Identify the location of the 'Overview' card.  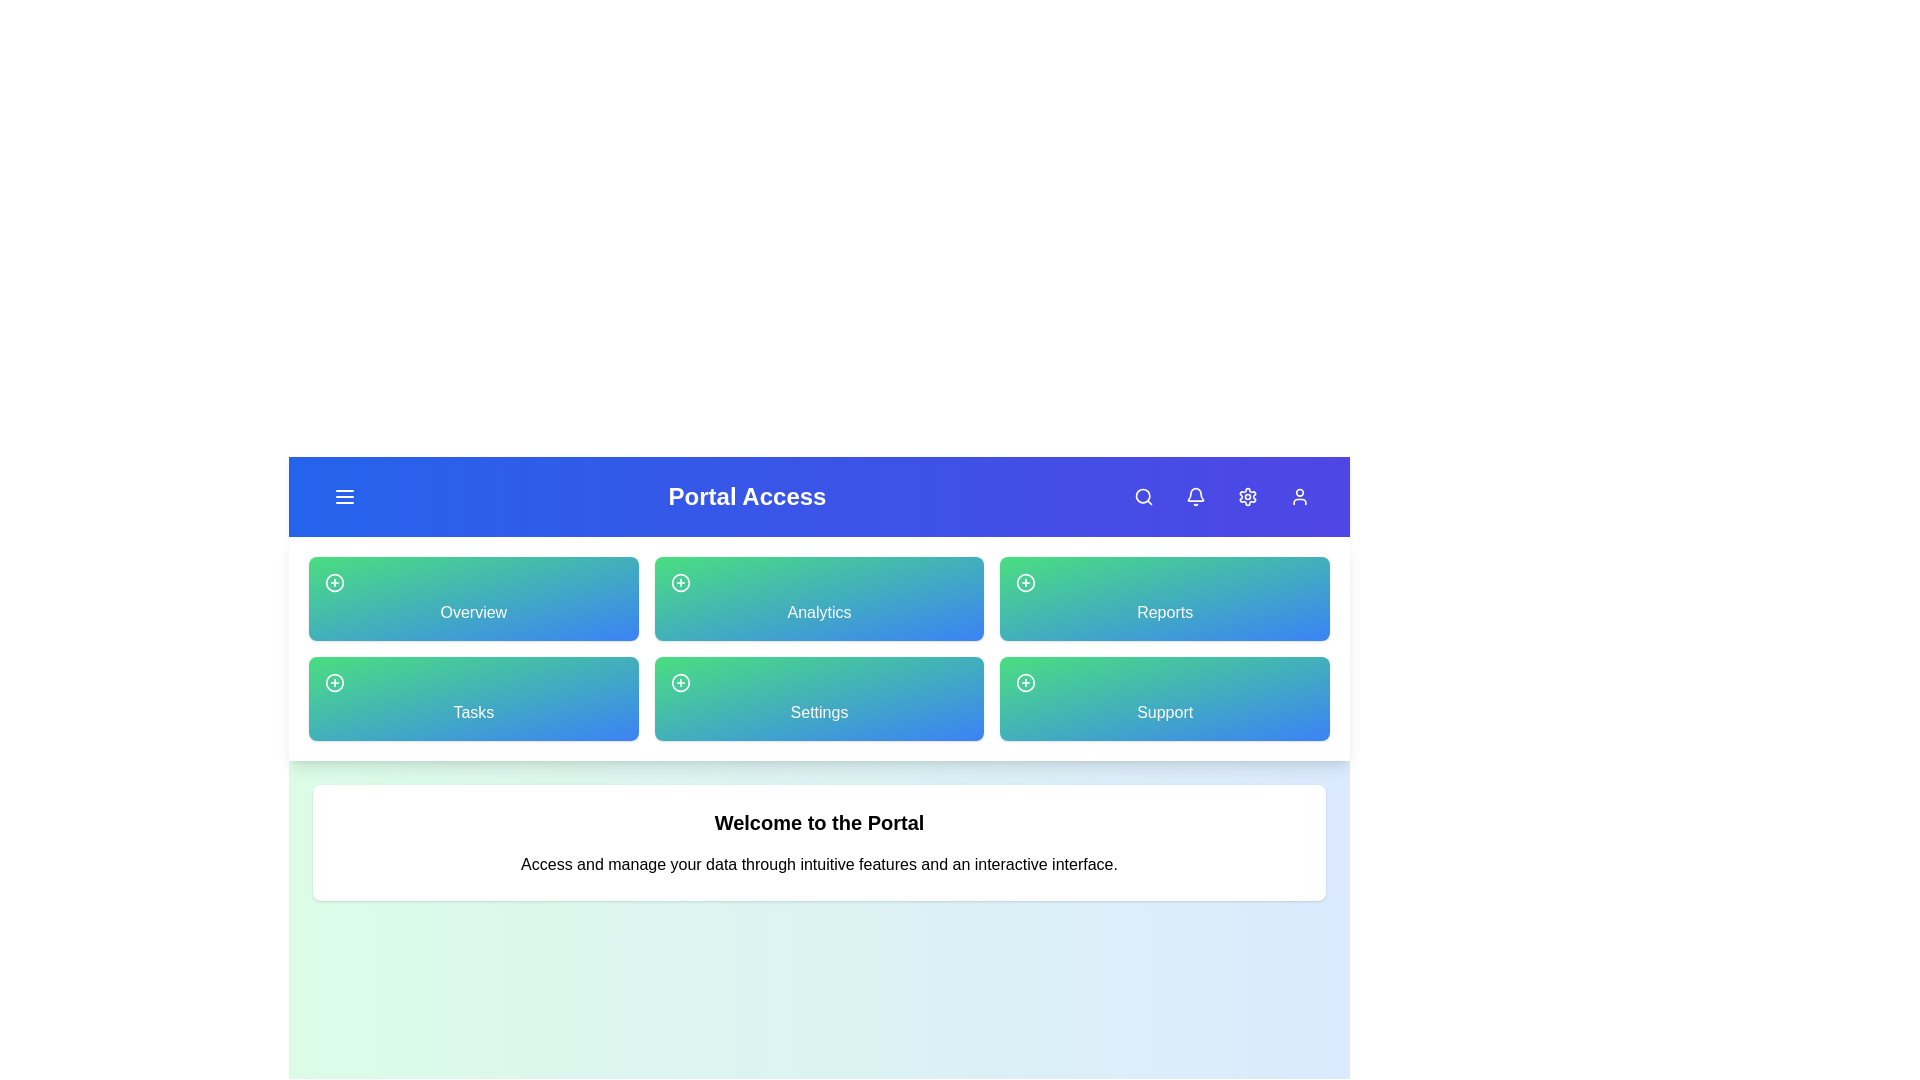
(472, 597).